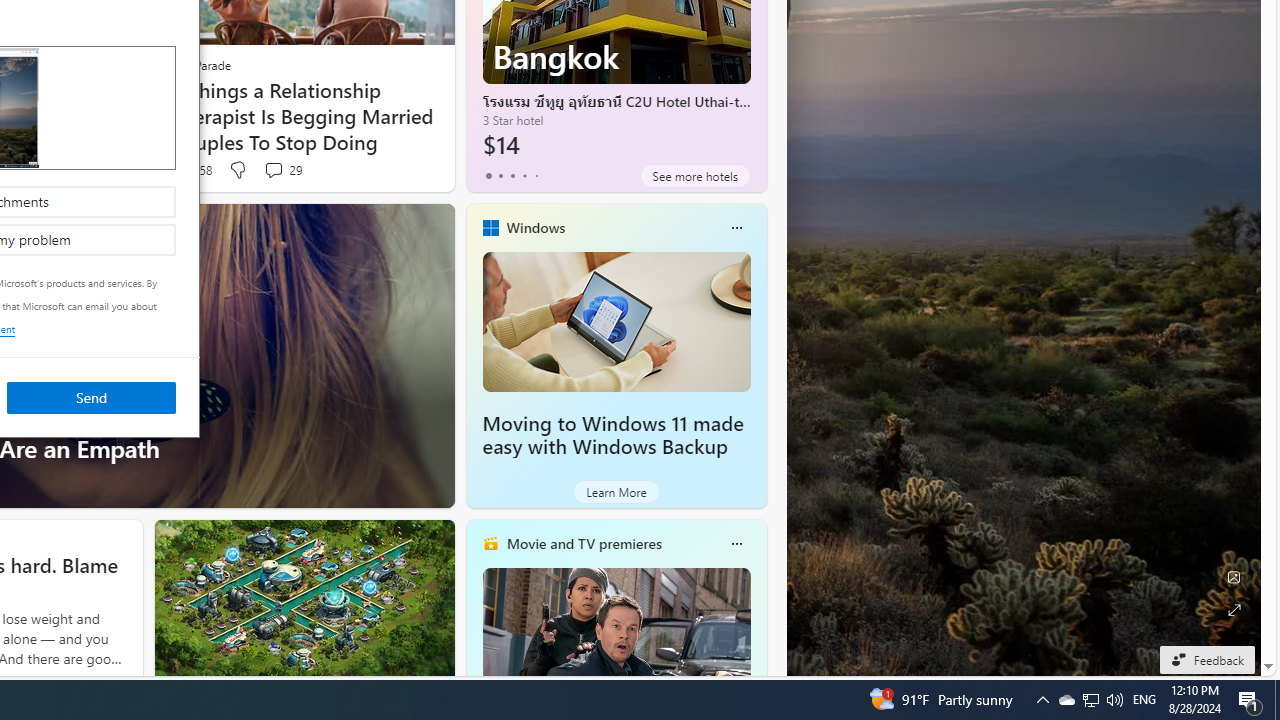  What do you see at coordinates (735, 543) in the screenshot?
I see `'Class: icon-img'` at bounding box center [735, 543].